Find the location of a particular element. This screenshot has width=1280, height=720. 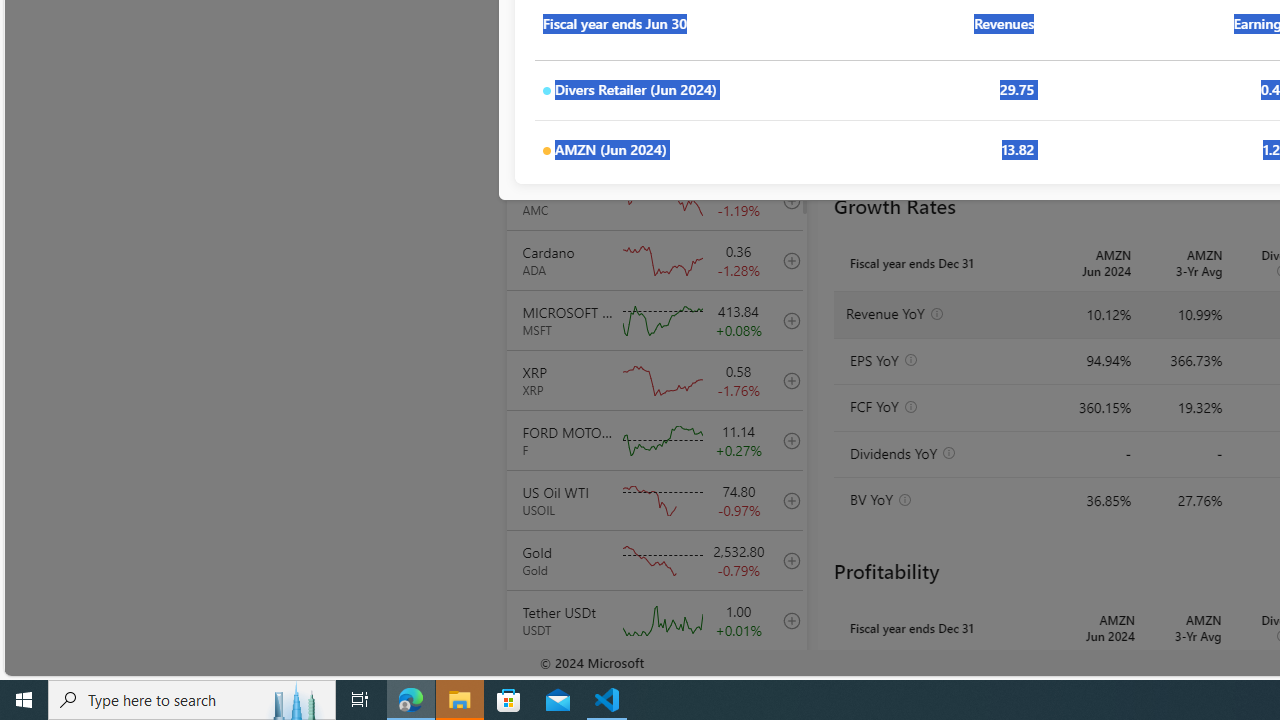

'Class: symbolDot-DS-EntryPoint1-2' is located at coordinates (546, 150).